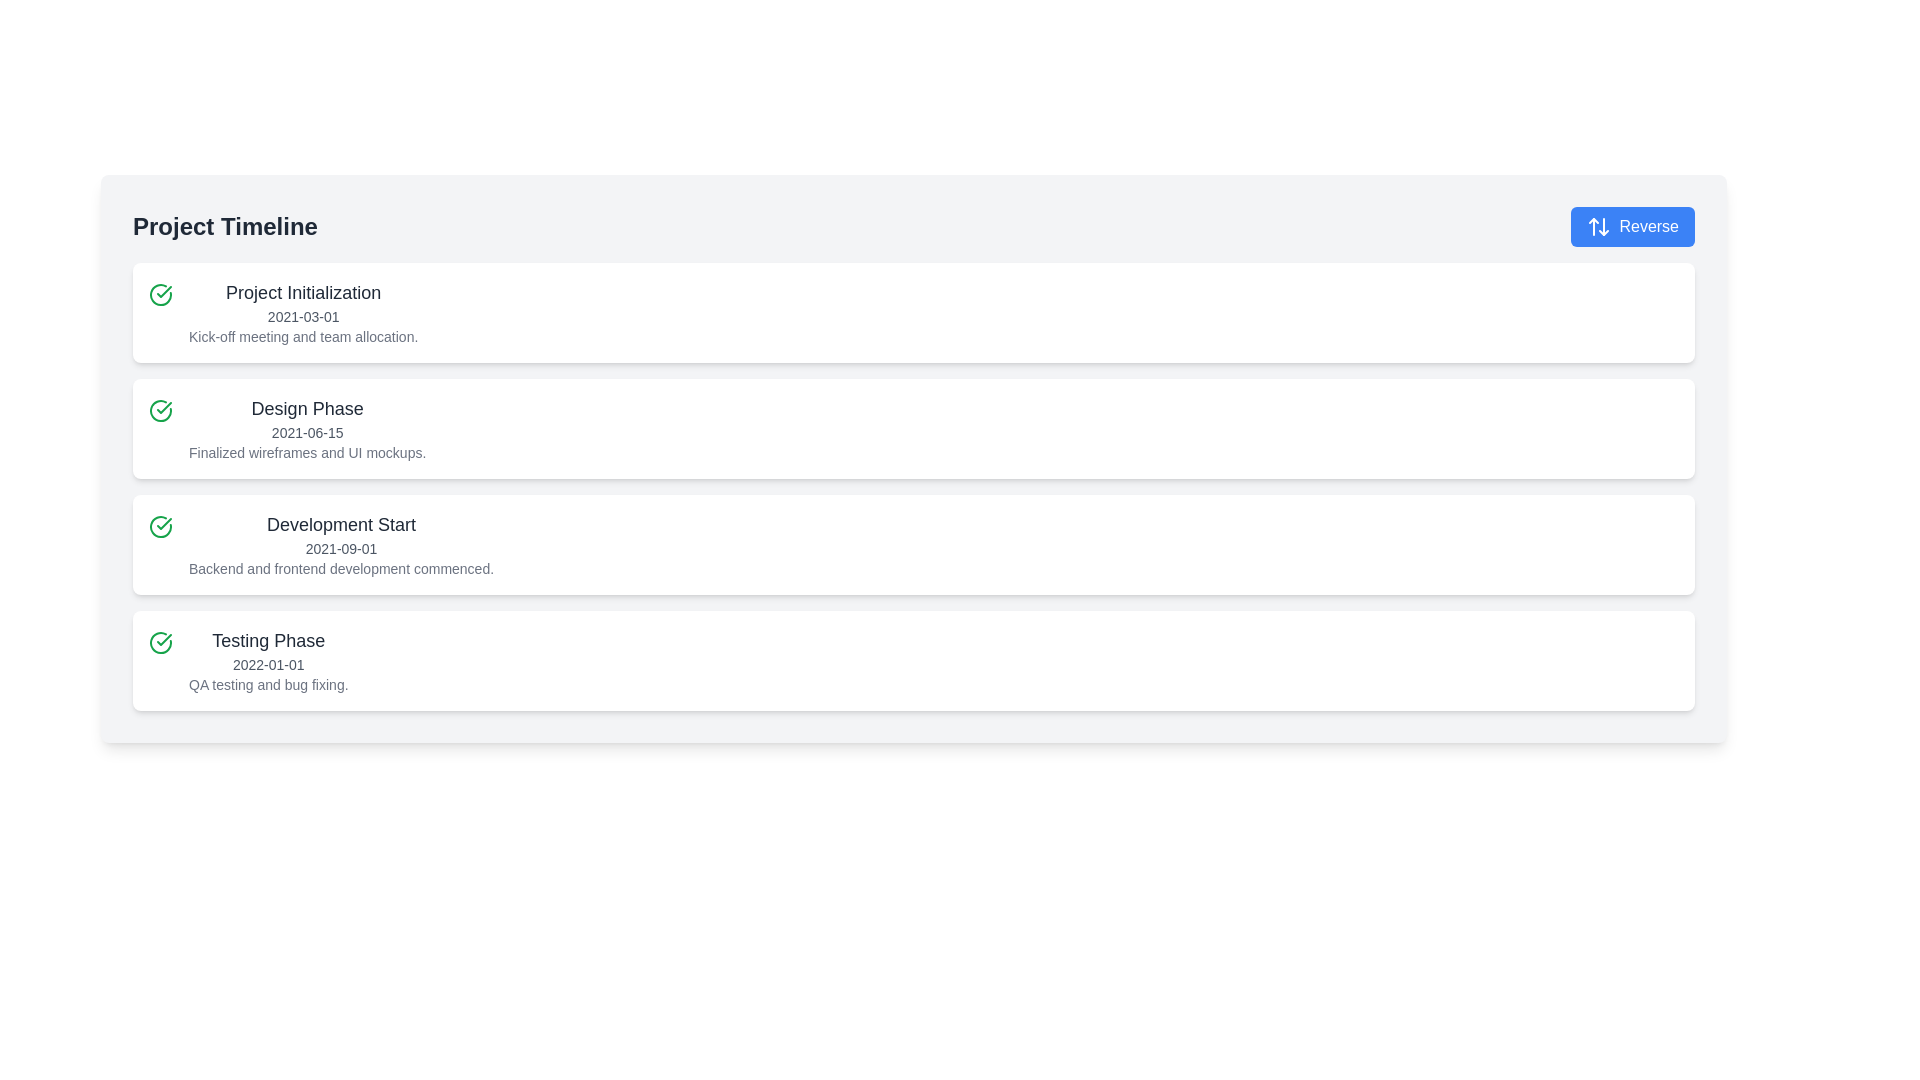  I want to click on the graphical indicator icon representing the completion status of the 'Project Initialization' phase, located to the left of the 'Project Initialization' text, so click(161, 294).